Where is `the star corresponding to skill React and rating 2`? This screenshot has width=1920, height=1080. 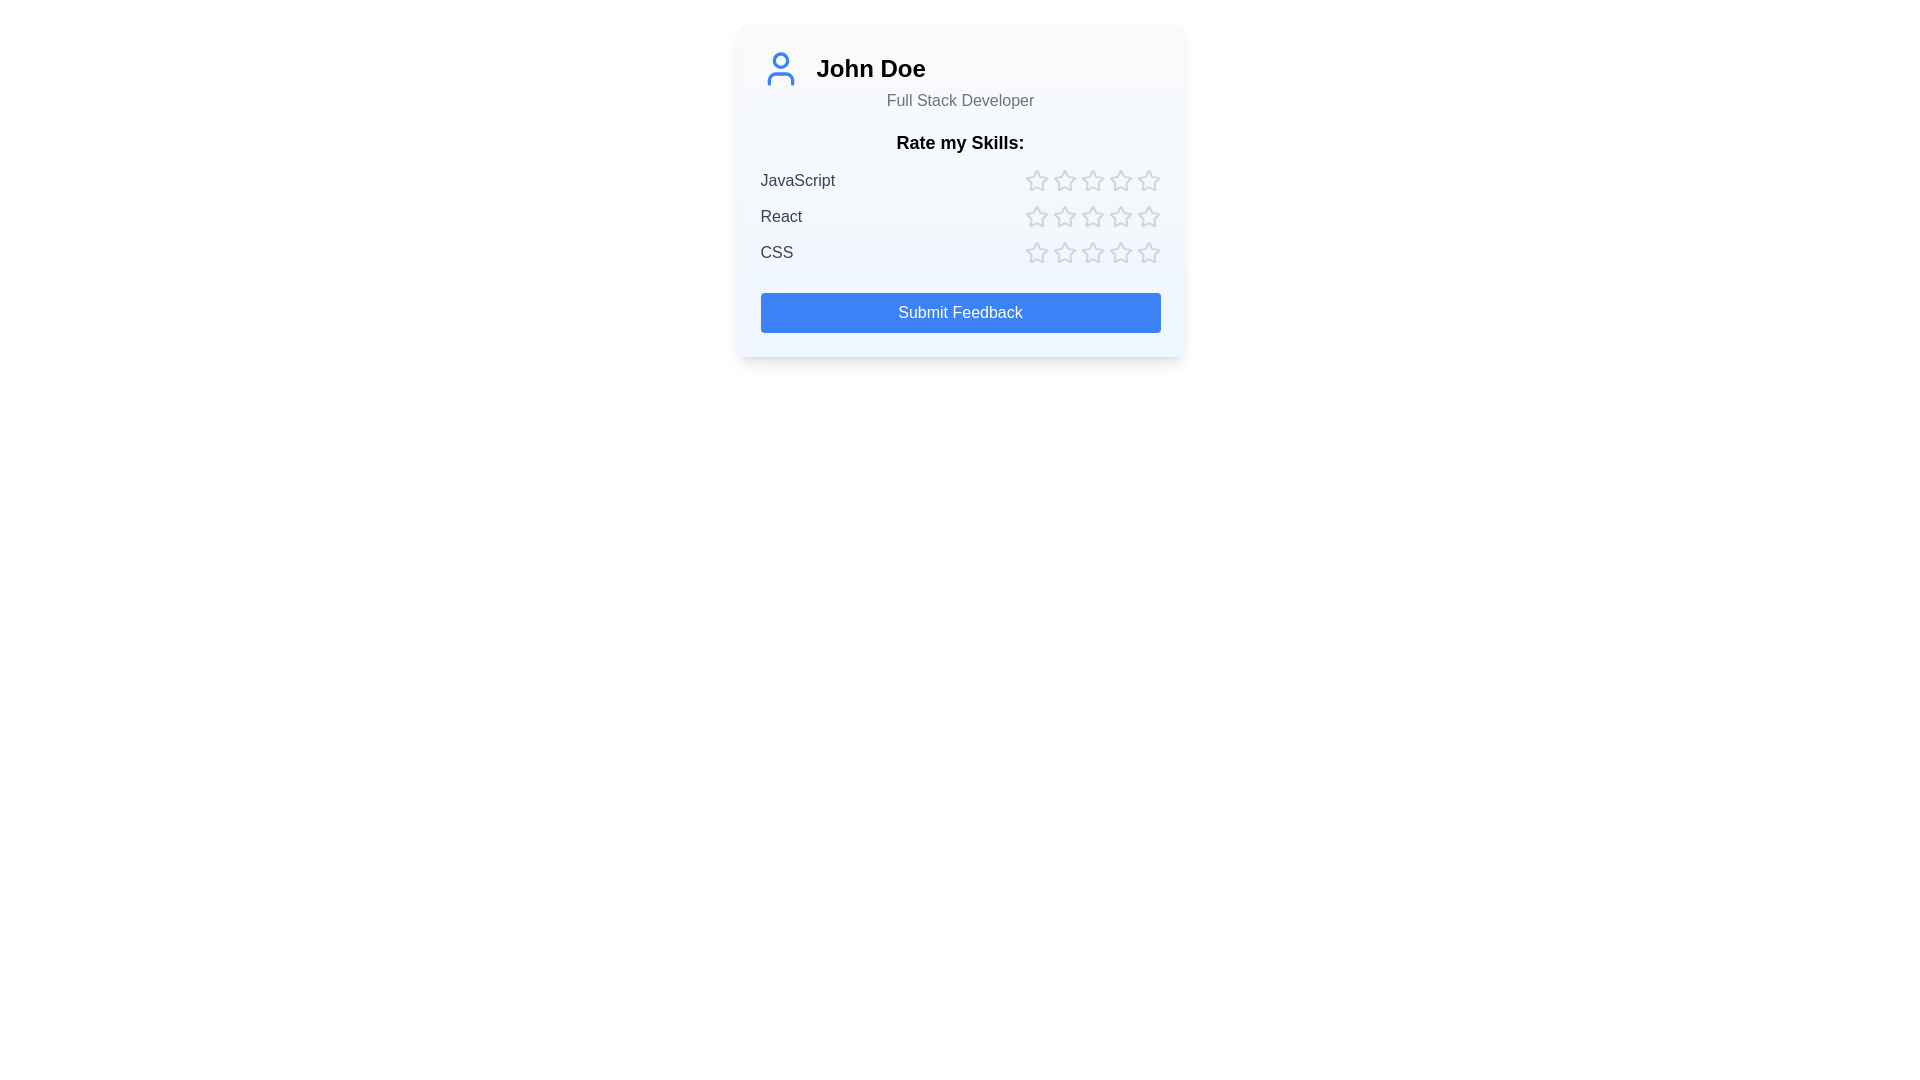
the star corresponding to skill React and rating 2 is located at coordinates (1063, 216).